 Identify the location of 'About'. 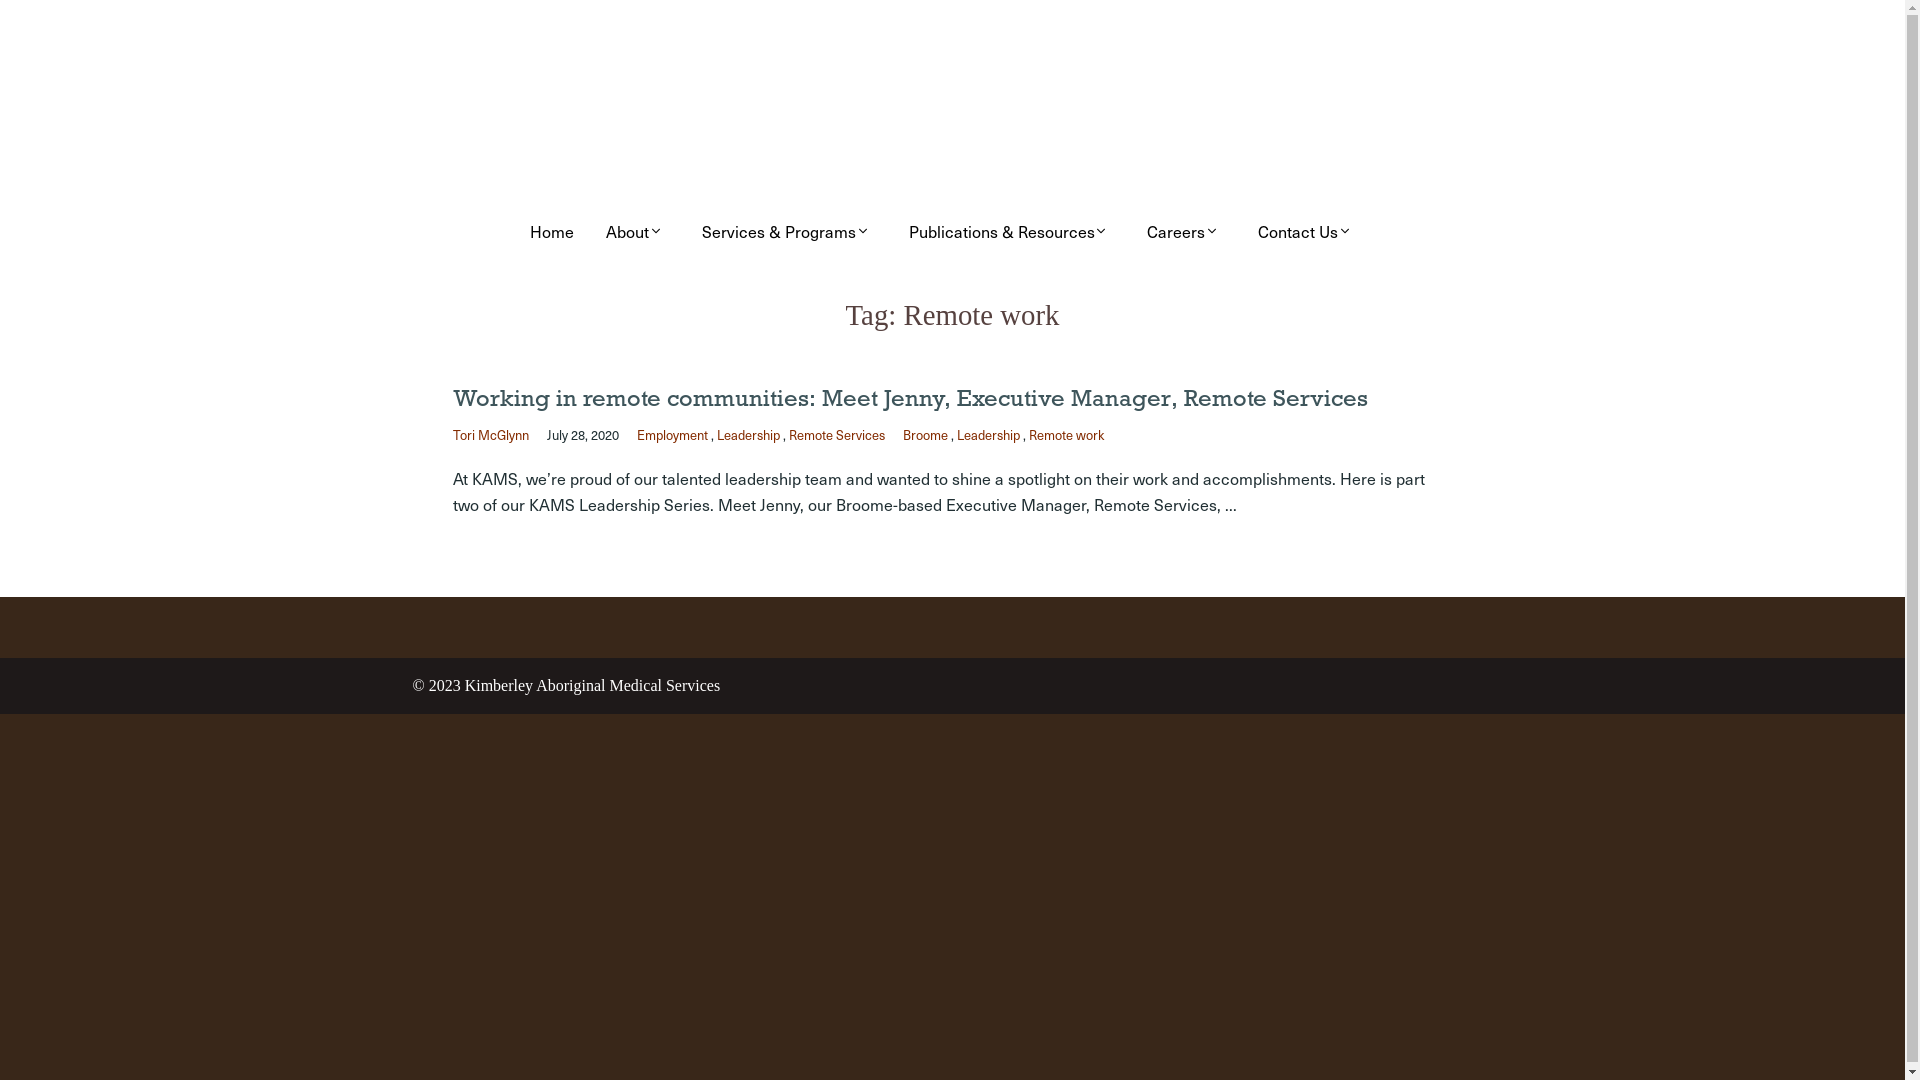
(637, 230).